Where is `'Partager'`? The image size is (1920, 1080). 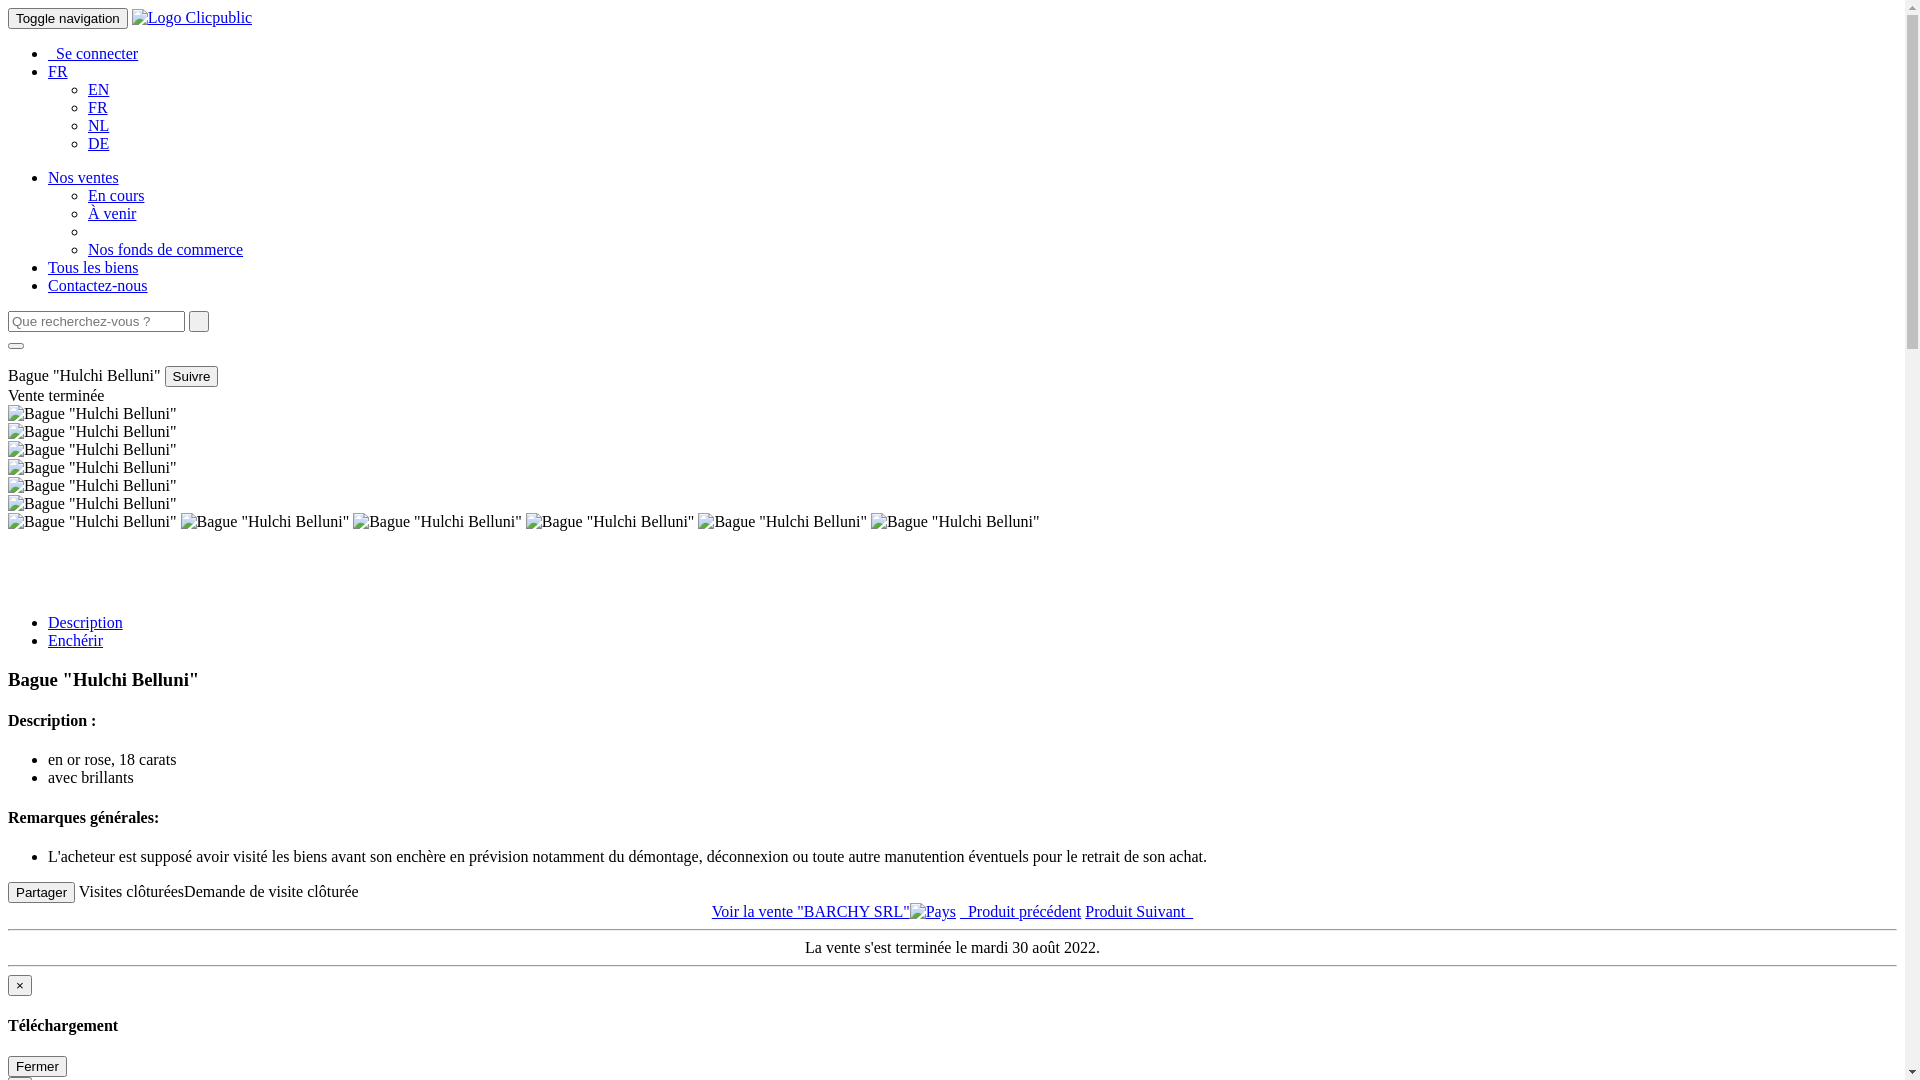 'Partager' is located at coordinates (41, 891).